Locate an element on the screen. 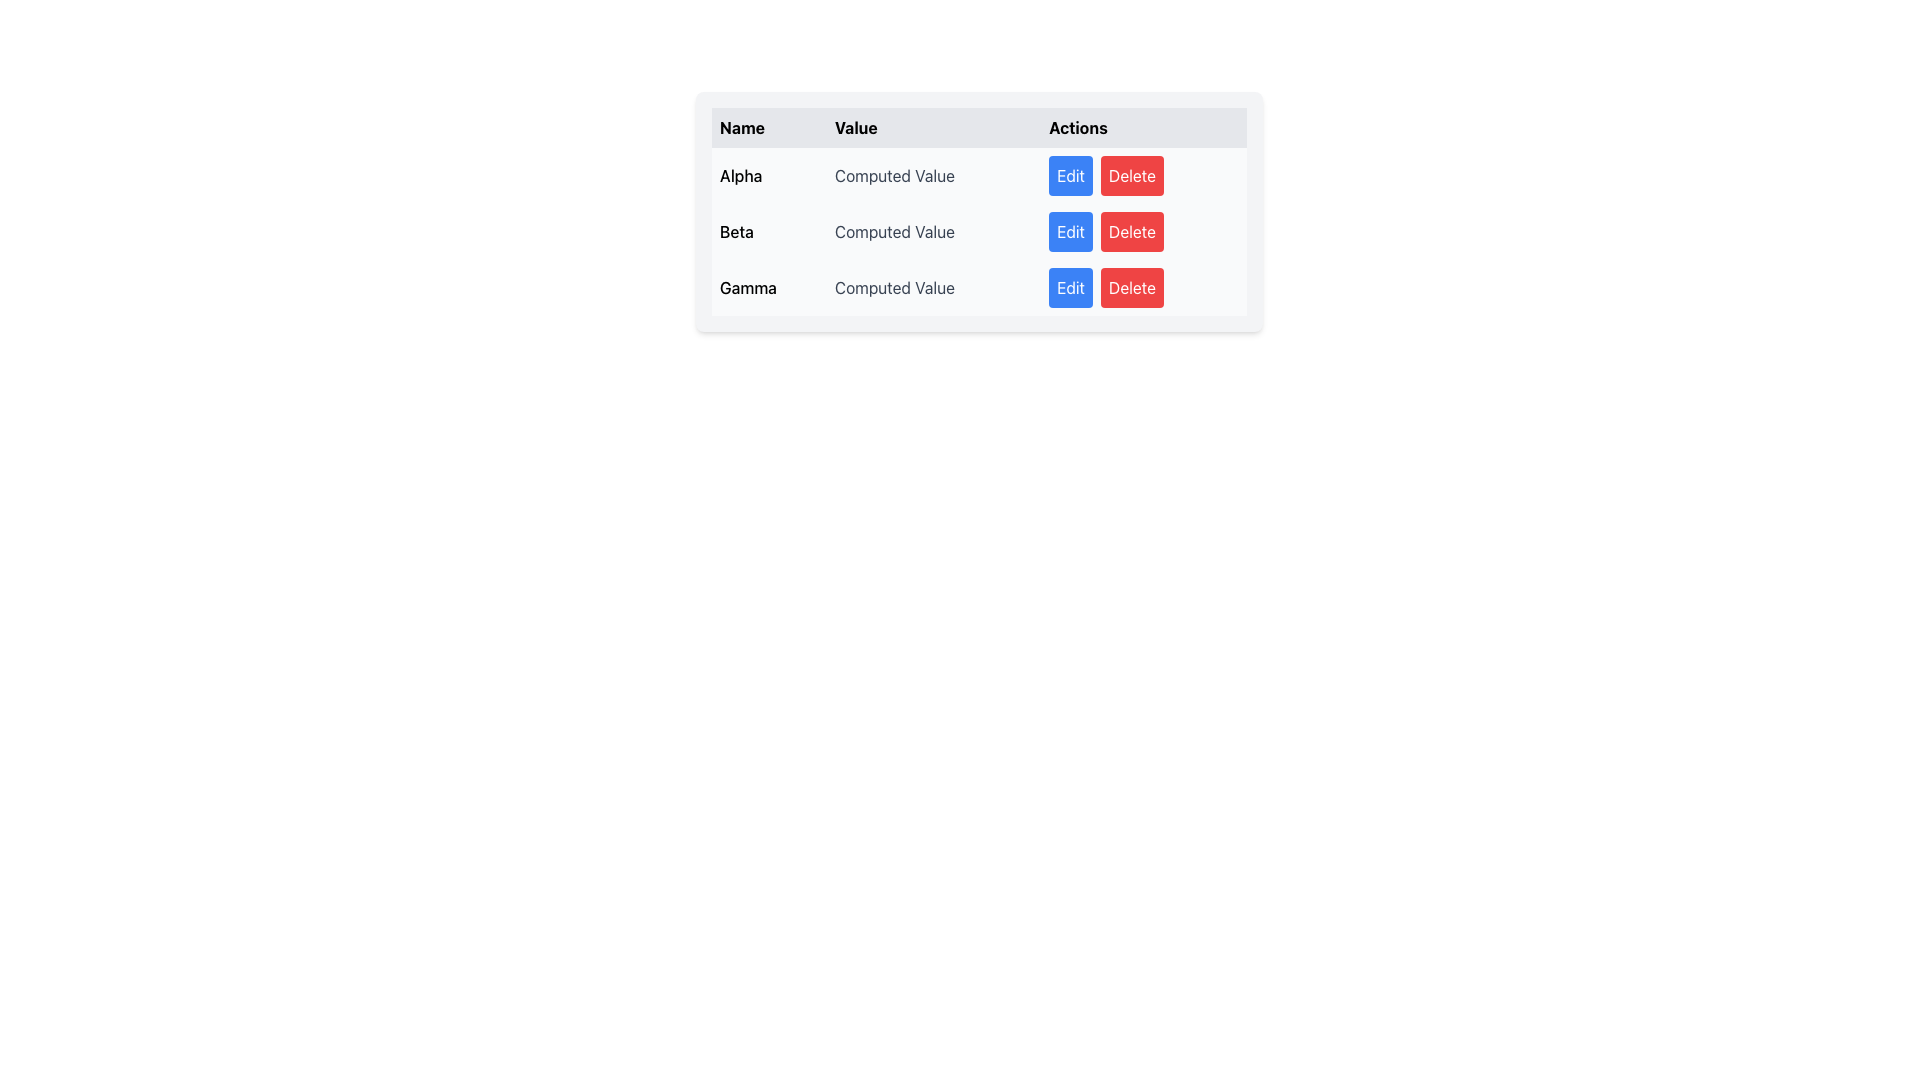 This screenshot has width=1920, height=1080. the text label 'Gamma' which is in bold, medium-sized, black font located in the first cell of the third row of a table is located at coordinates (768, 288).